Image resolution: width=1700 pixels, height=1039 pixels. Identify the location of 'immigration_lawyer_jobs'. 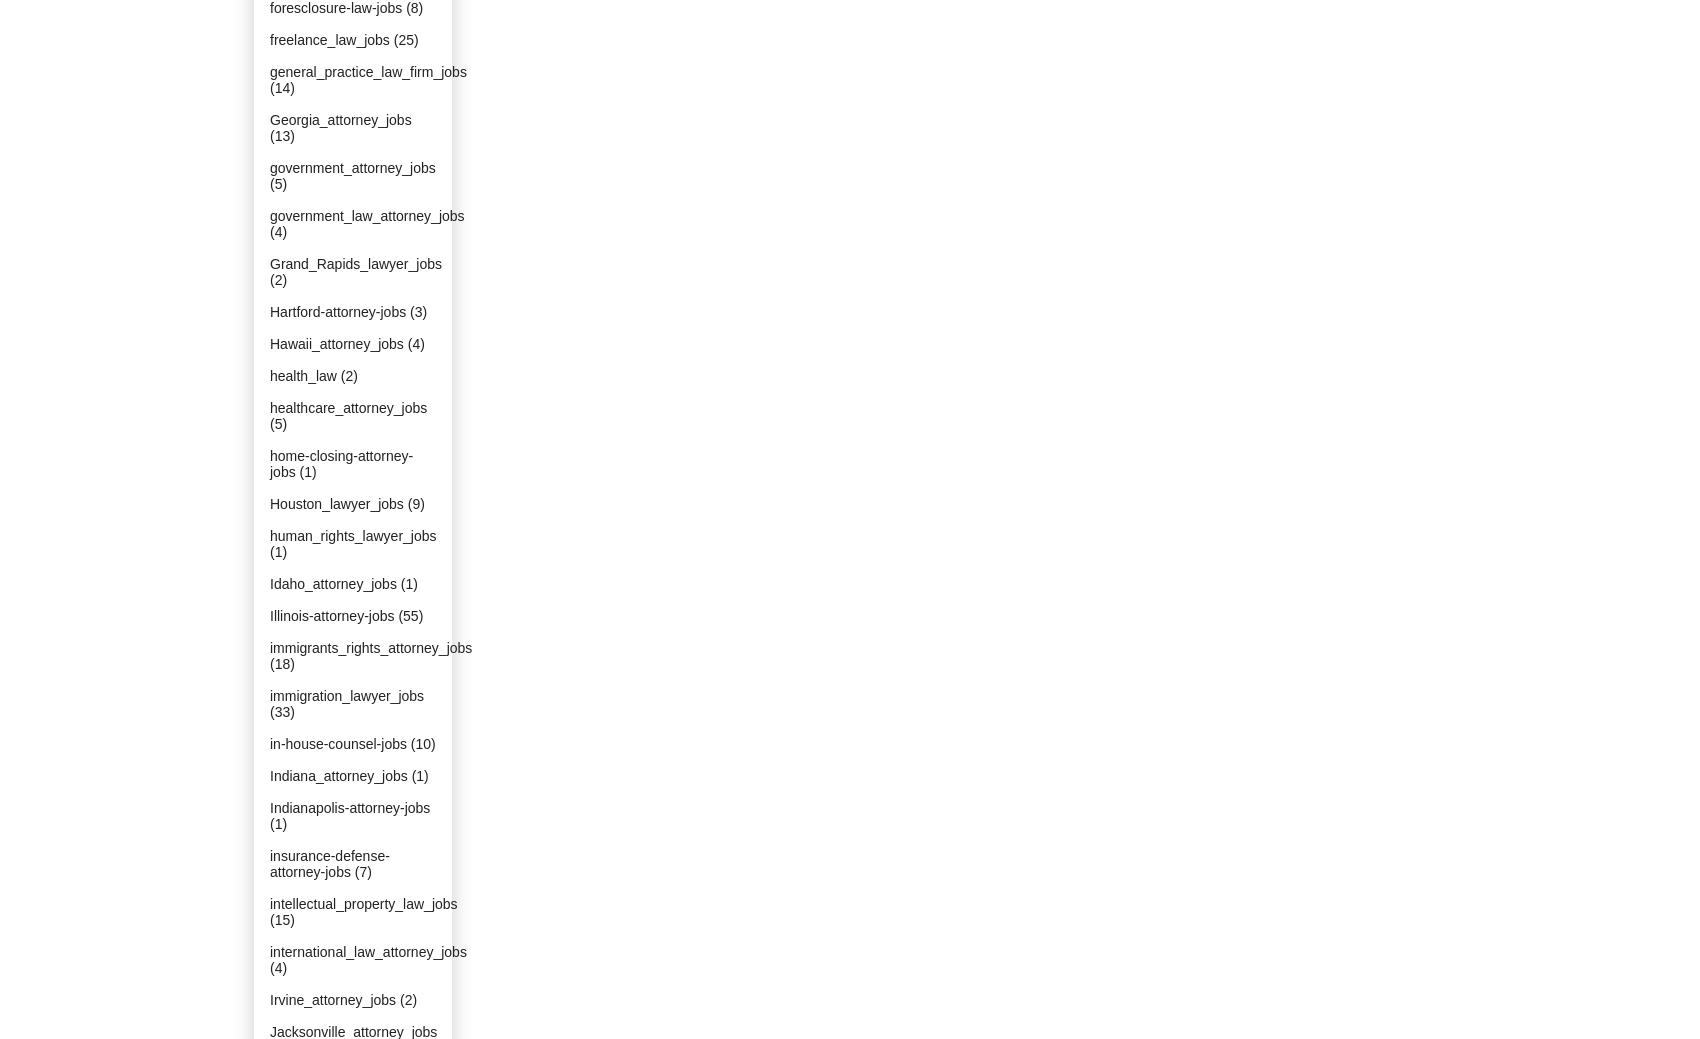
(345, 695).